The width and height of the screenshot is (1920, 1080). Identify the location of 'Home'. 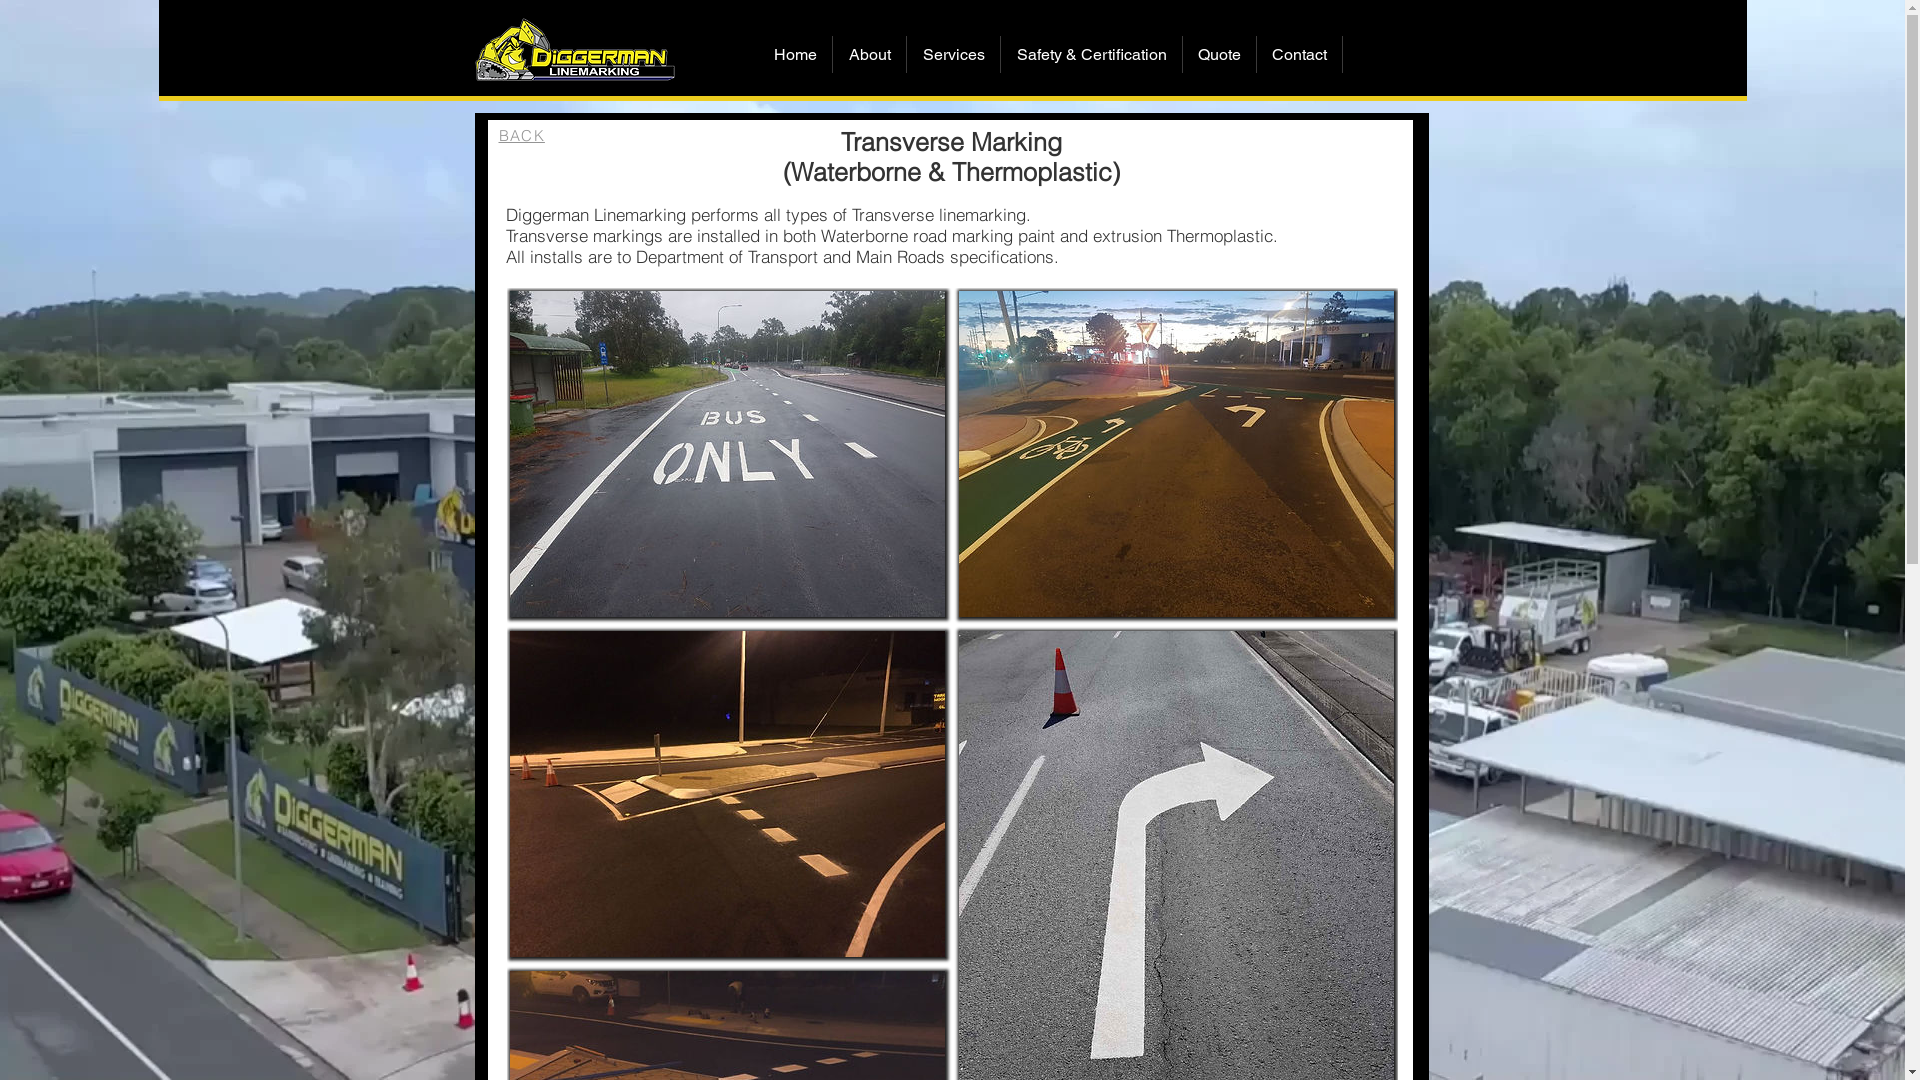
(794, 53).